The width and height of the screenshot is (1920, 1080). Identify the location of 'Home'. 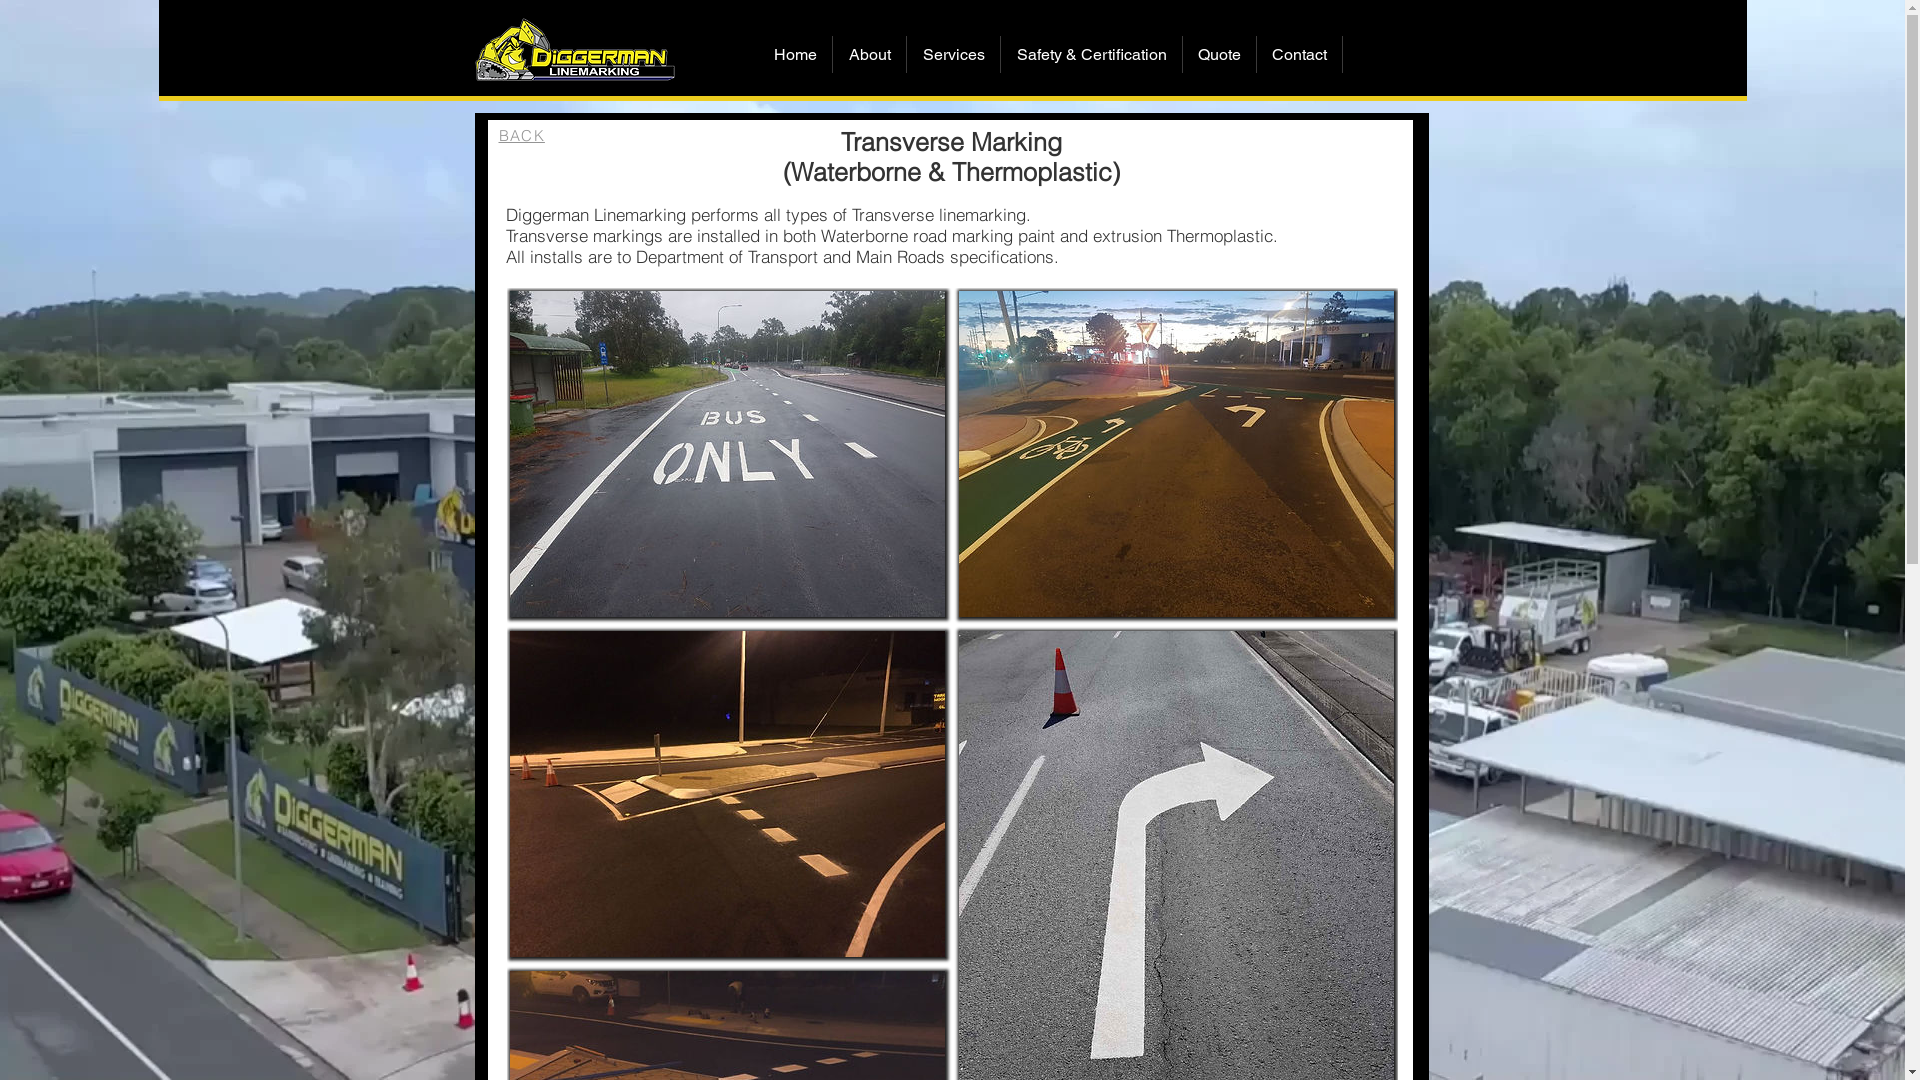
(794, 53).